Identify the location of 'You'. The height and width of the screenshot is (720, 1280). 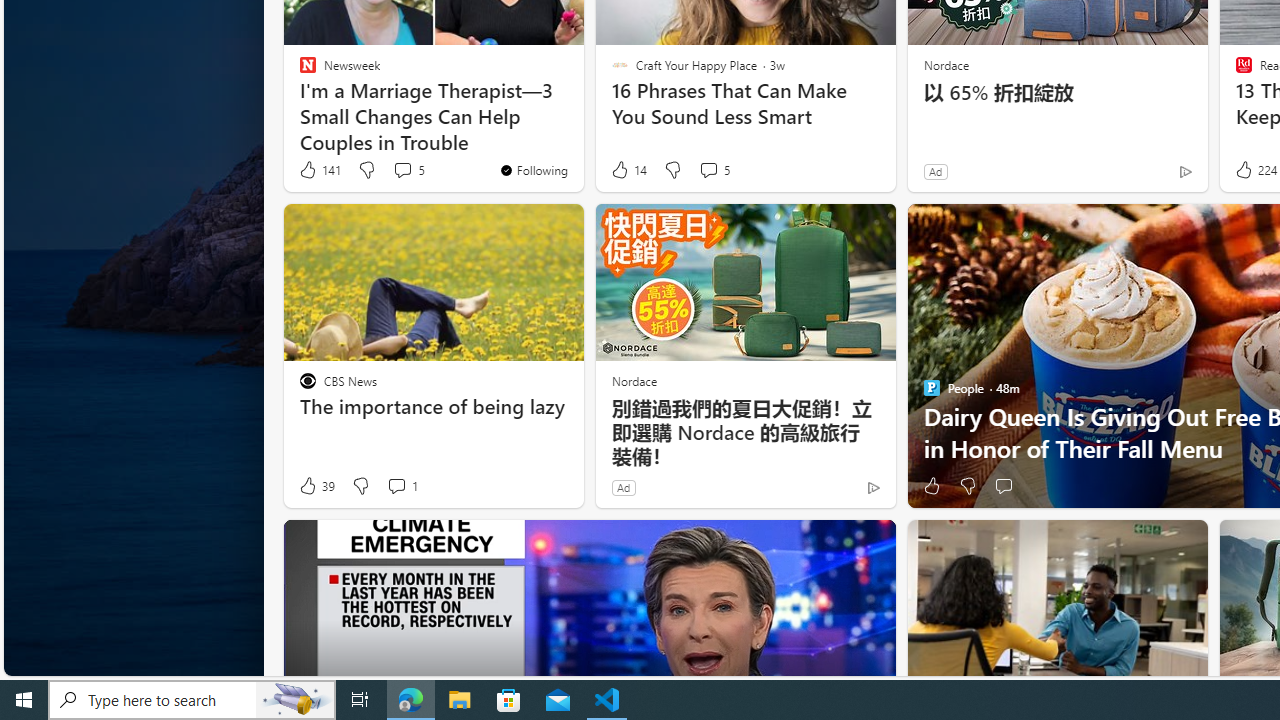
(533, 168).